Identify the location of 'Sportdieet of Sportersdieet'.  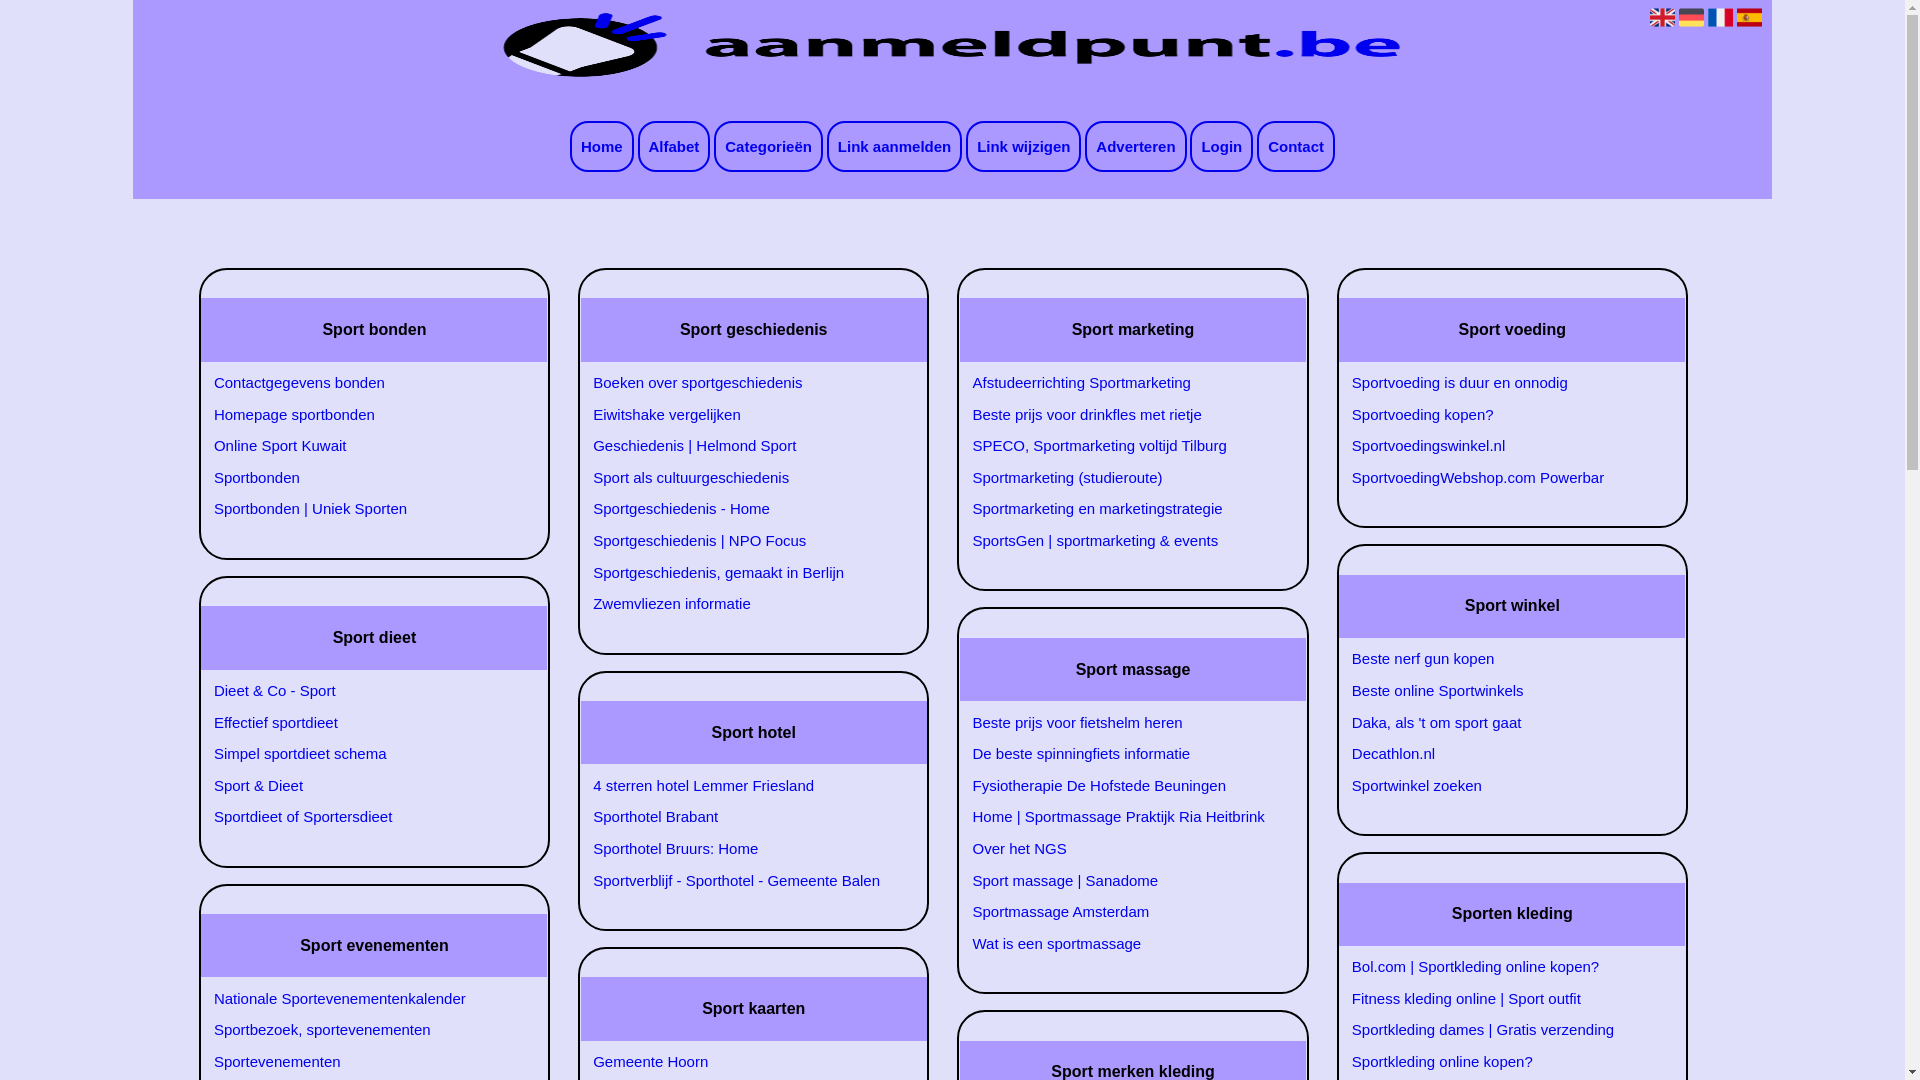
(363, 817).